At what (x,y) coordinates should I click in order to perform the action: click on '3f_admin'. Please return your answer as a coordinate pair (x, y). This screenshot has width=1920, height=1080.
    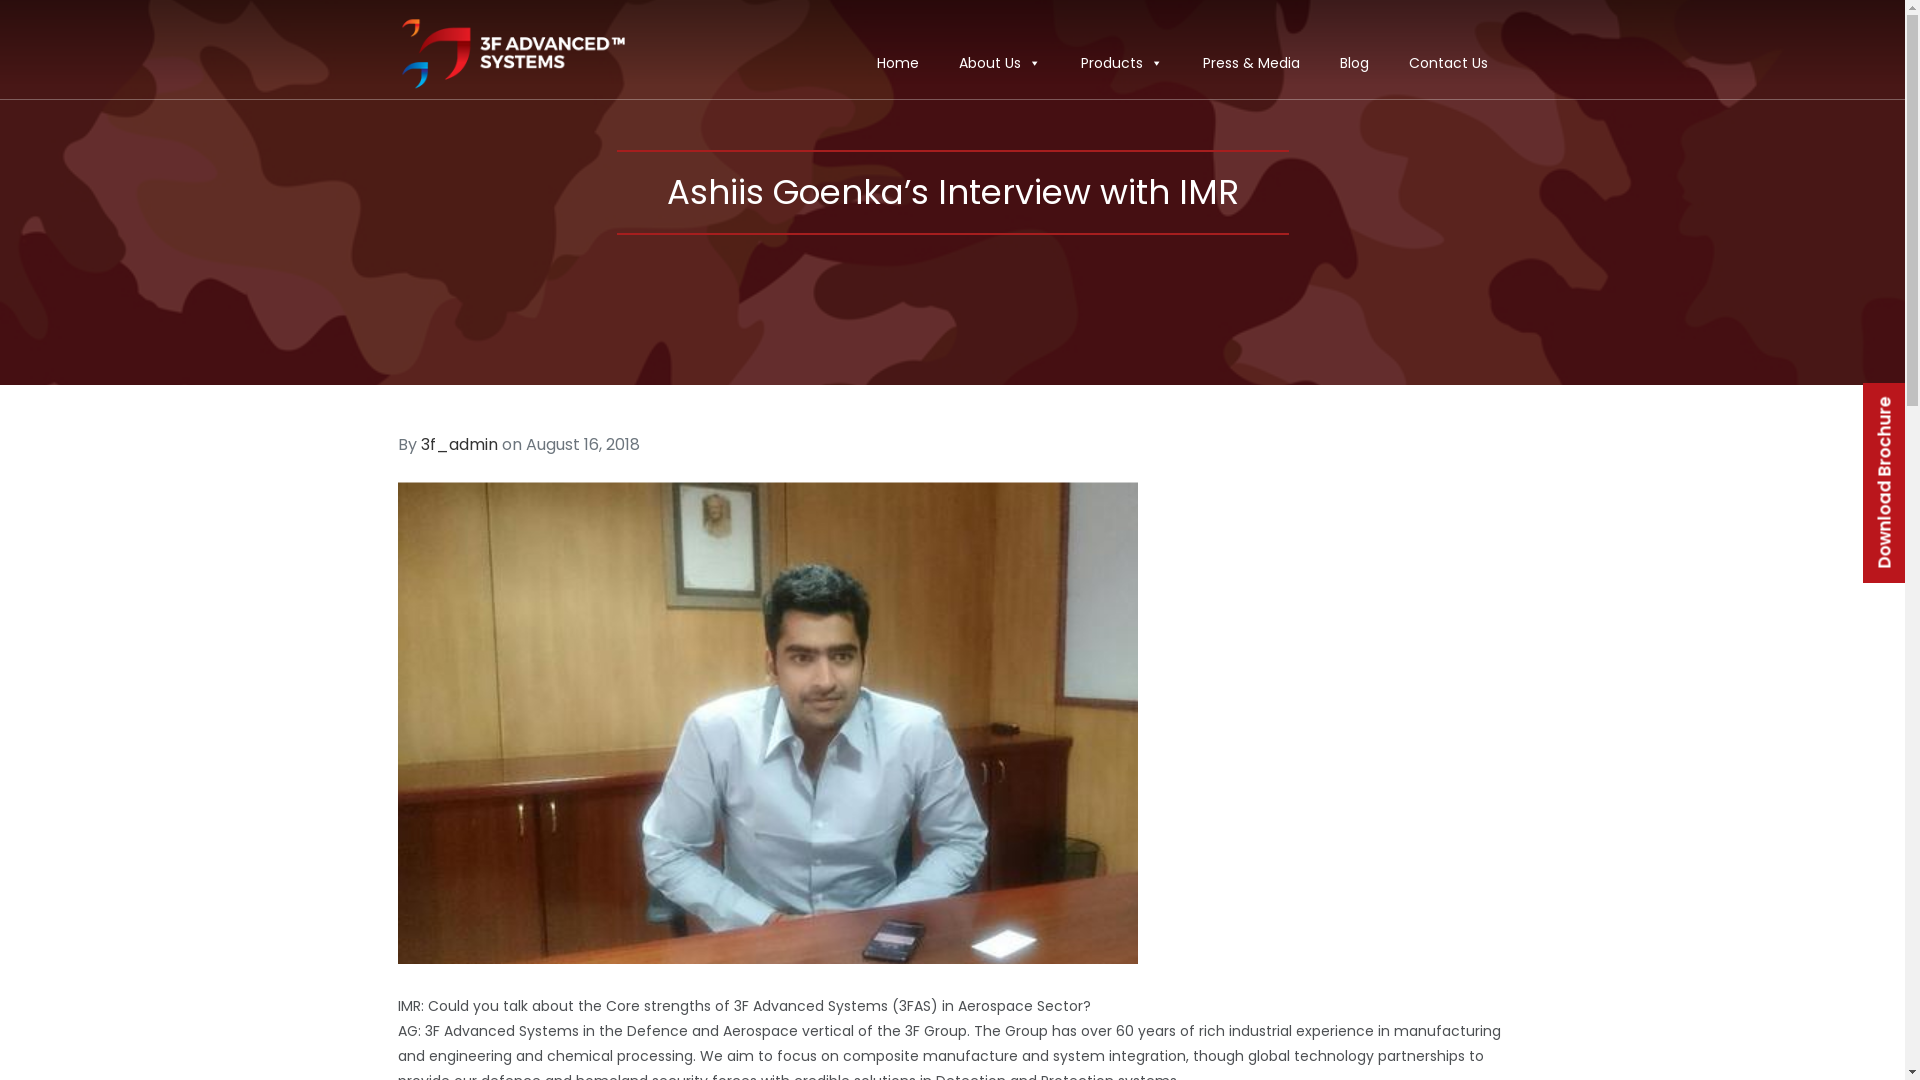
    Looking at the image, I should click on (457, 443).